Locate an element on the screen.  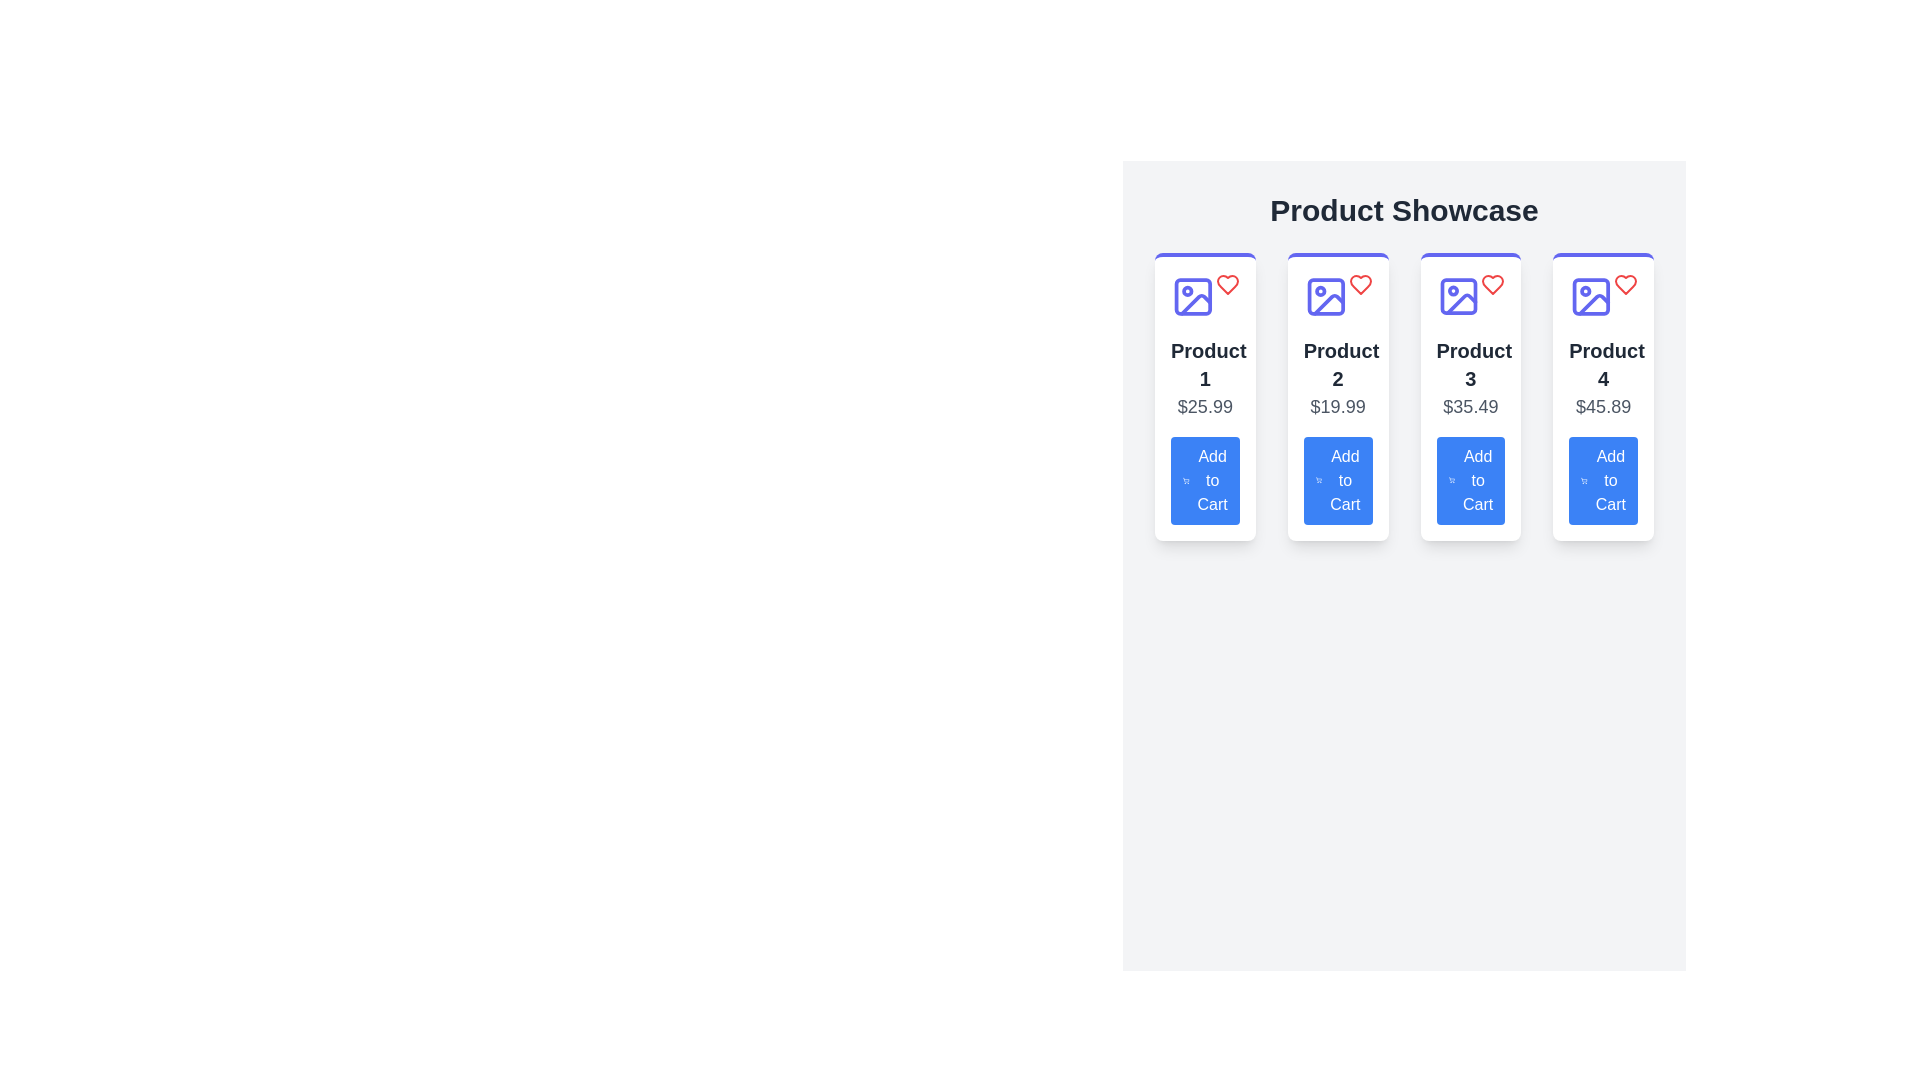
the price text displaying '$35.49' located in the third product card, positioned below the title 'Product 3' and above the 'Add to Cart' button is located at coordinates (1470, 406).